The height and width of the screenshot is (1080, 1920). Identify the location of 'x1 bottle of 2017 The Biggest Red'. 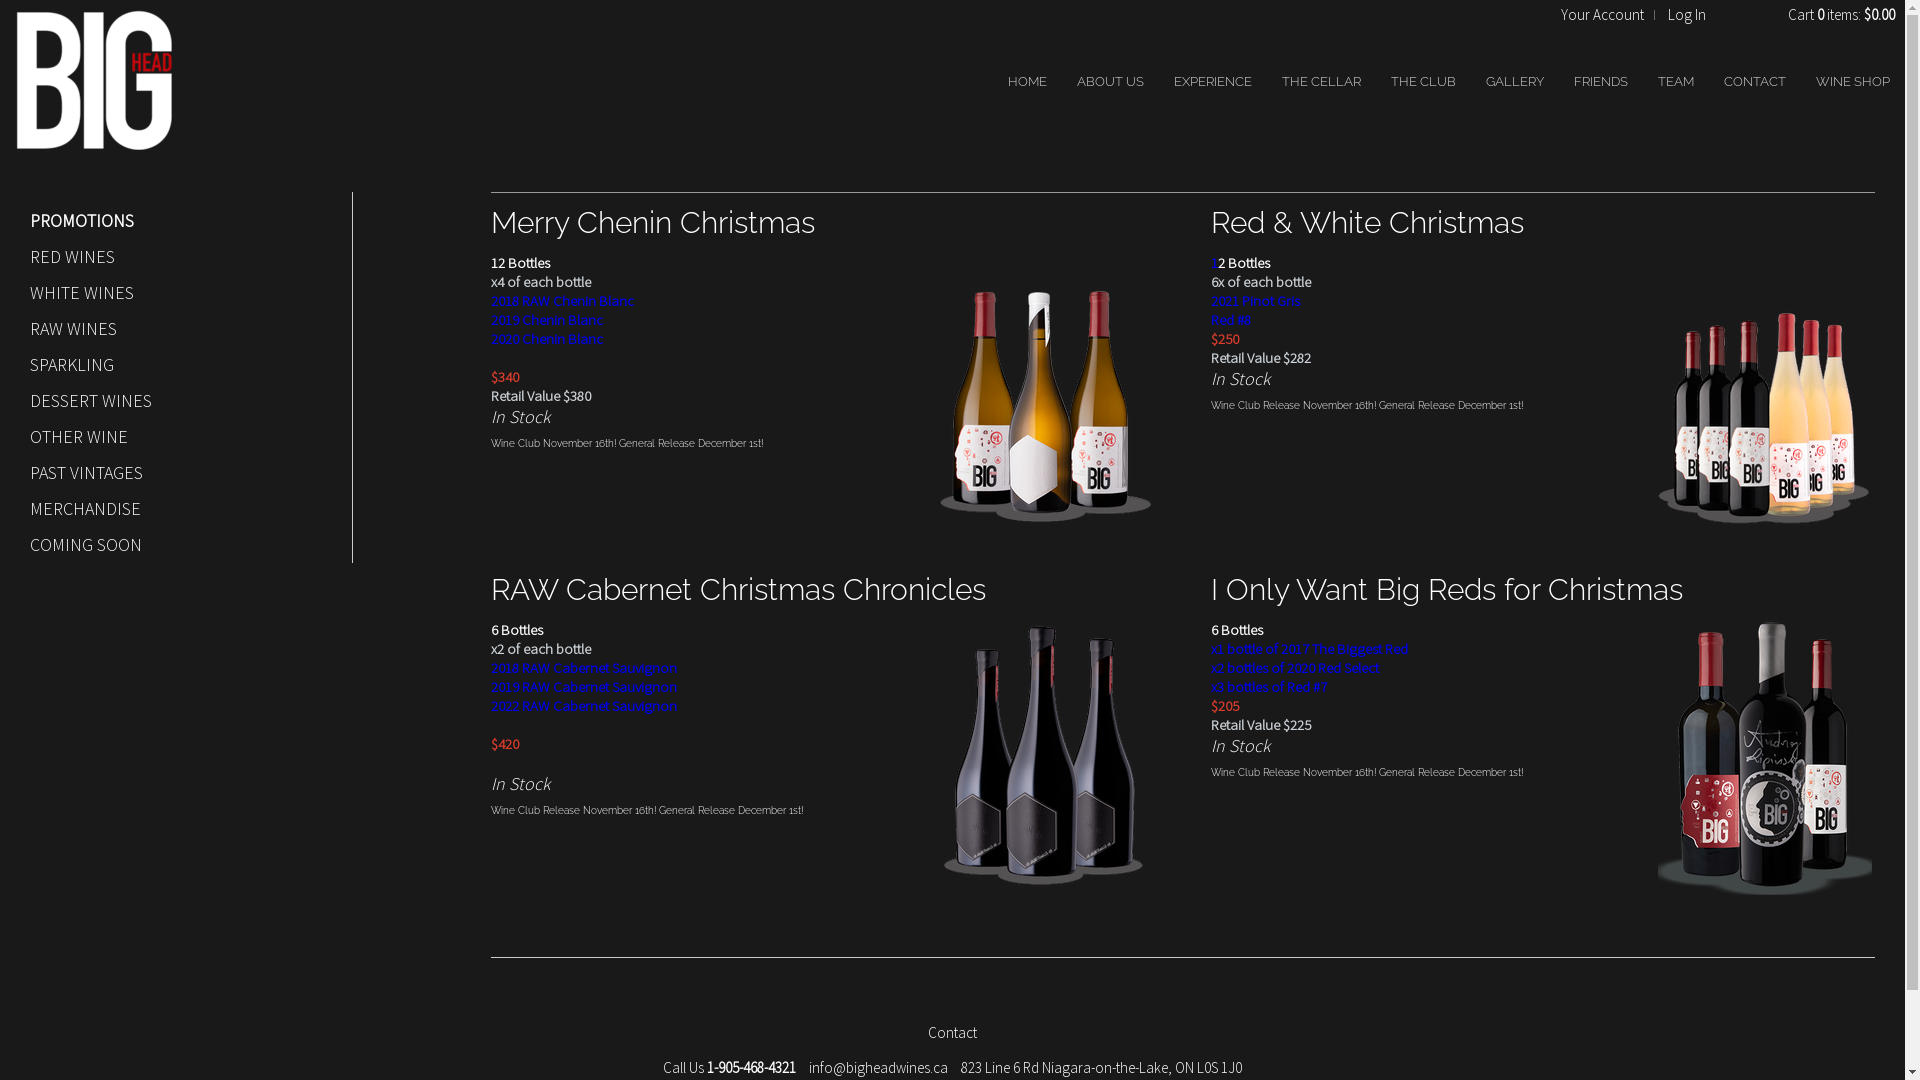
(1309, 648).